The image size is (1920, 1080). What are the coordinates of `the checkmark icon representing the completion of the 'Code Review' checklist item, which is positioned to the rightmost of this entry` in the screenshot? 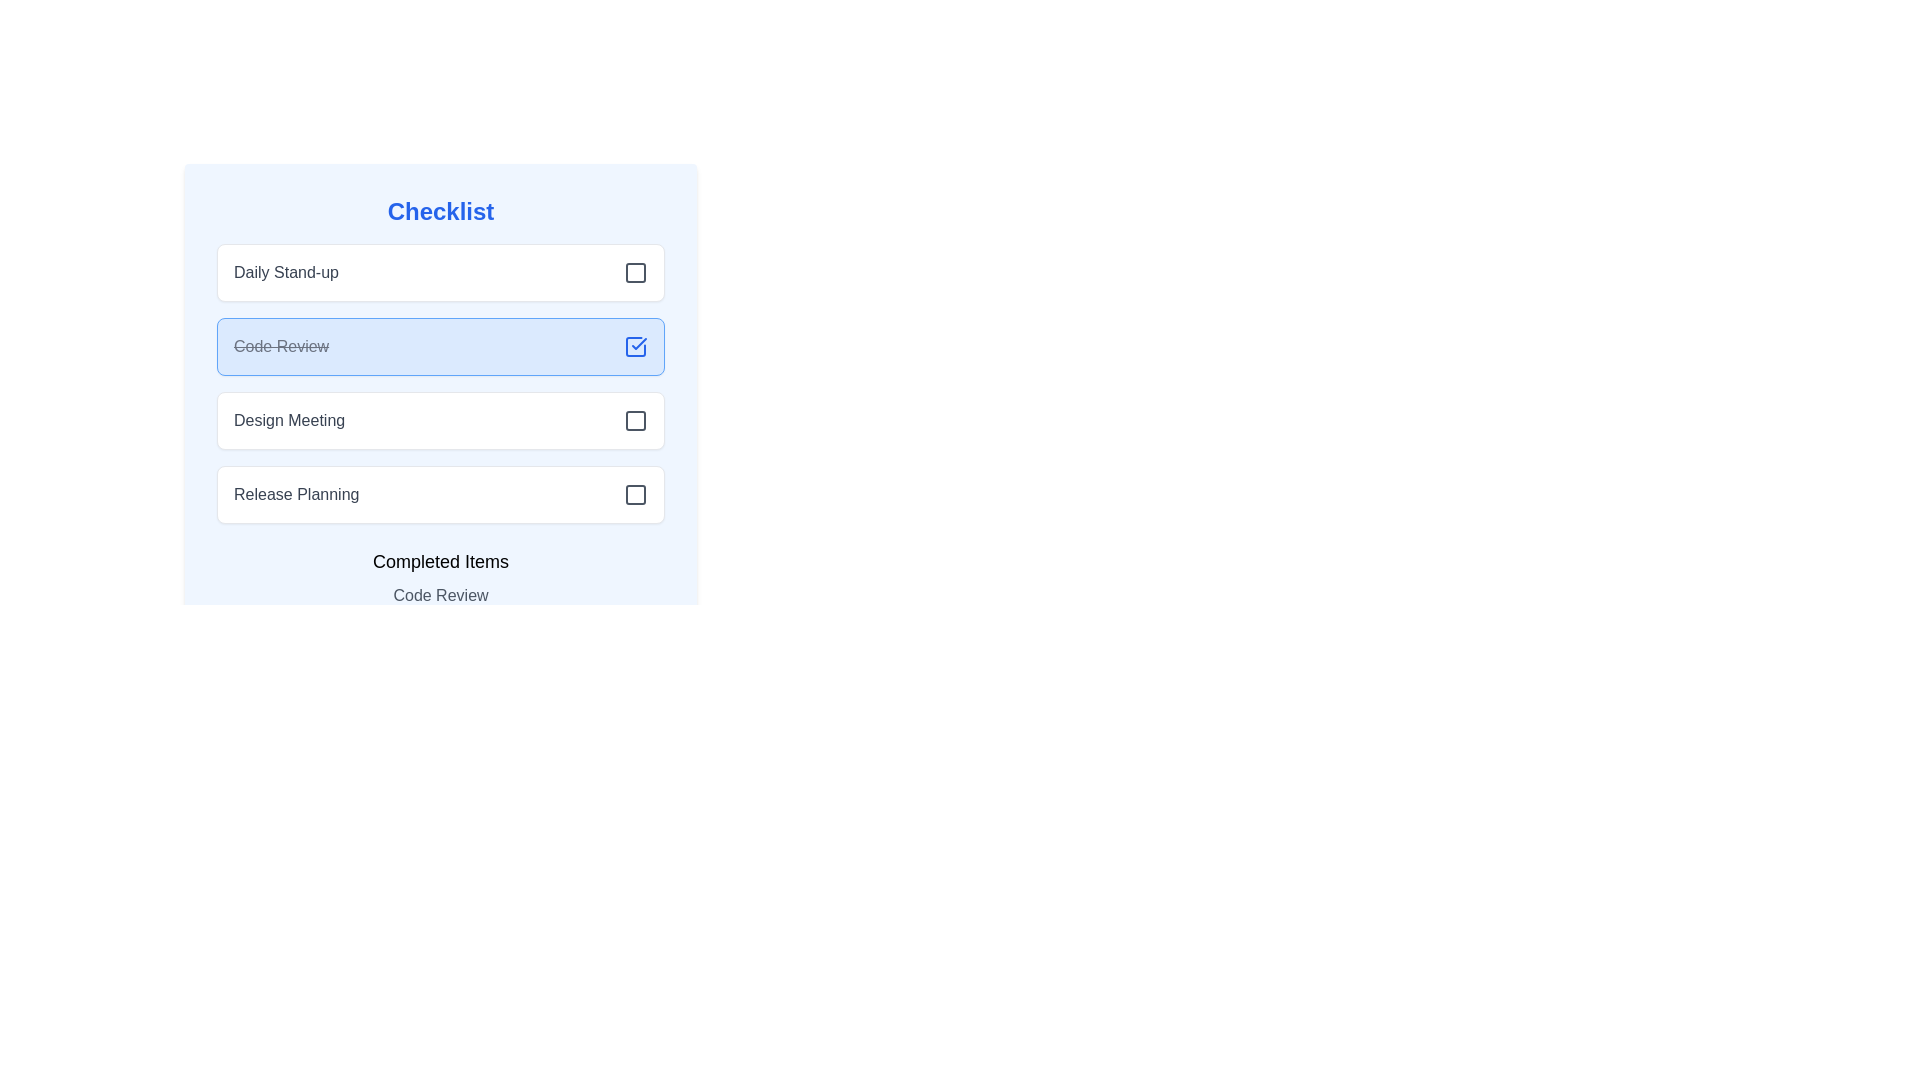 It's located at (638, 342).